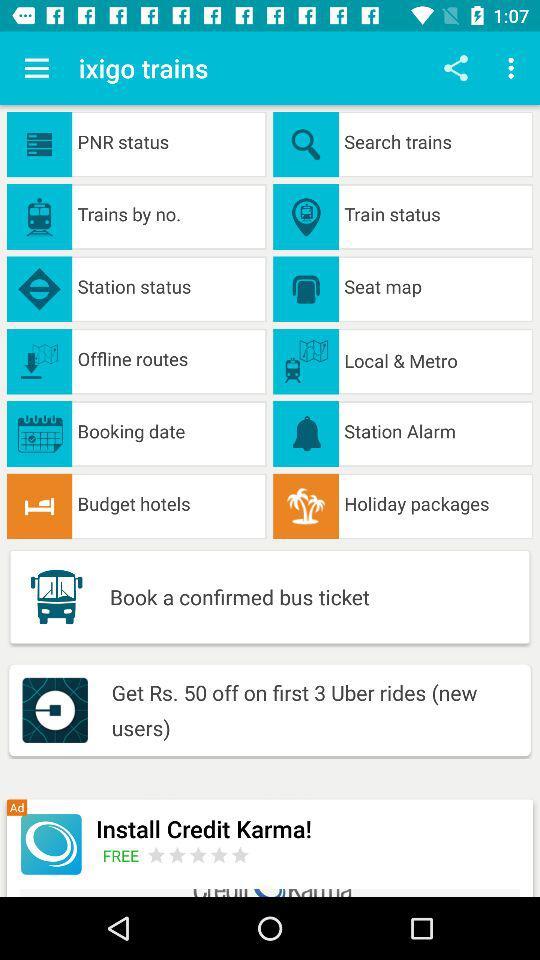  Describe the element at coordinates (124, 854) in the screenshot. I see `icon below the install credit karma! item` at that location.